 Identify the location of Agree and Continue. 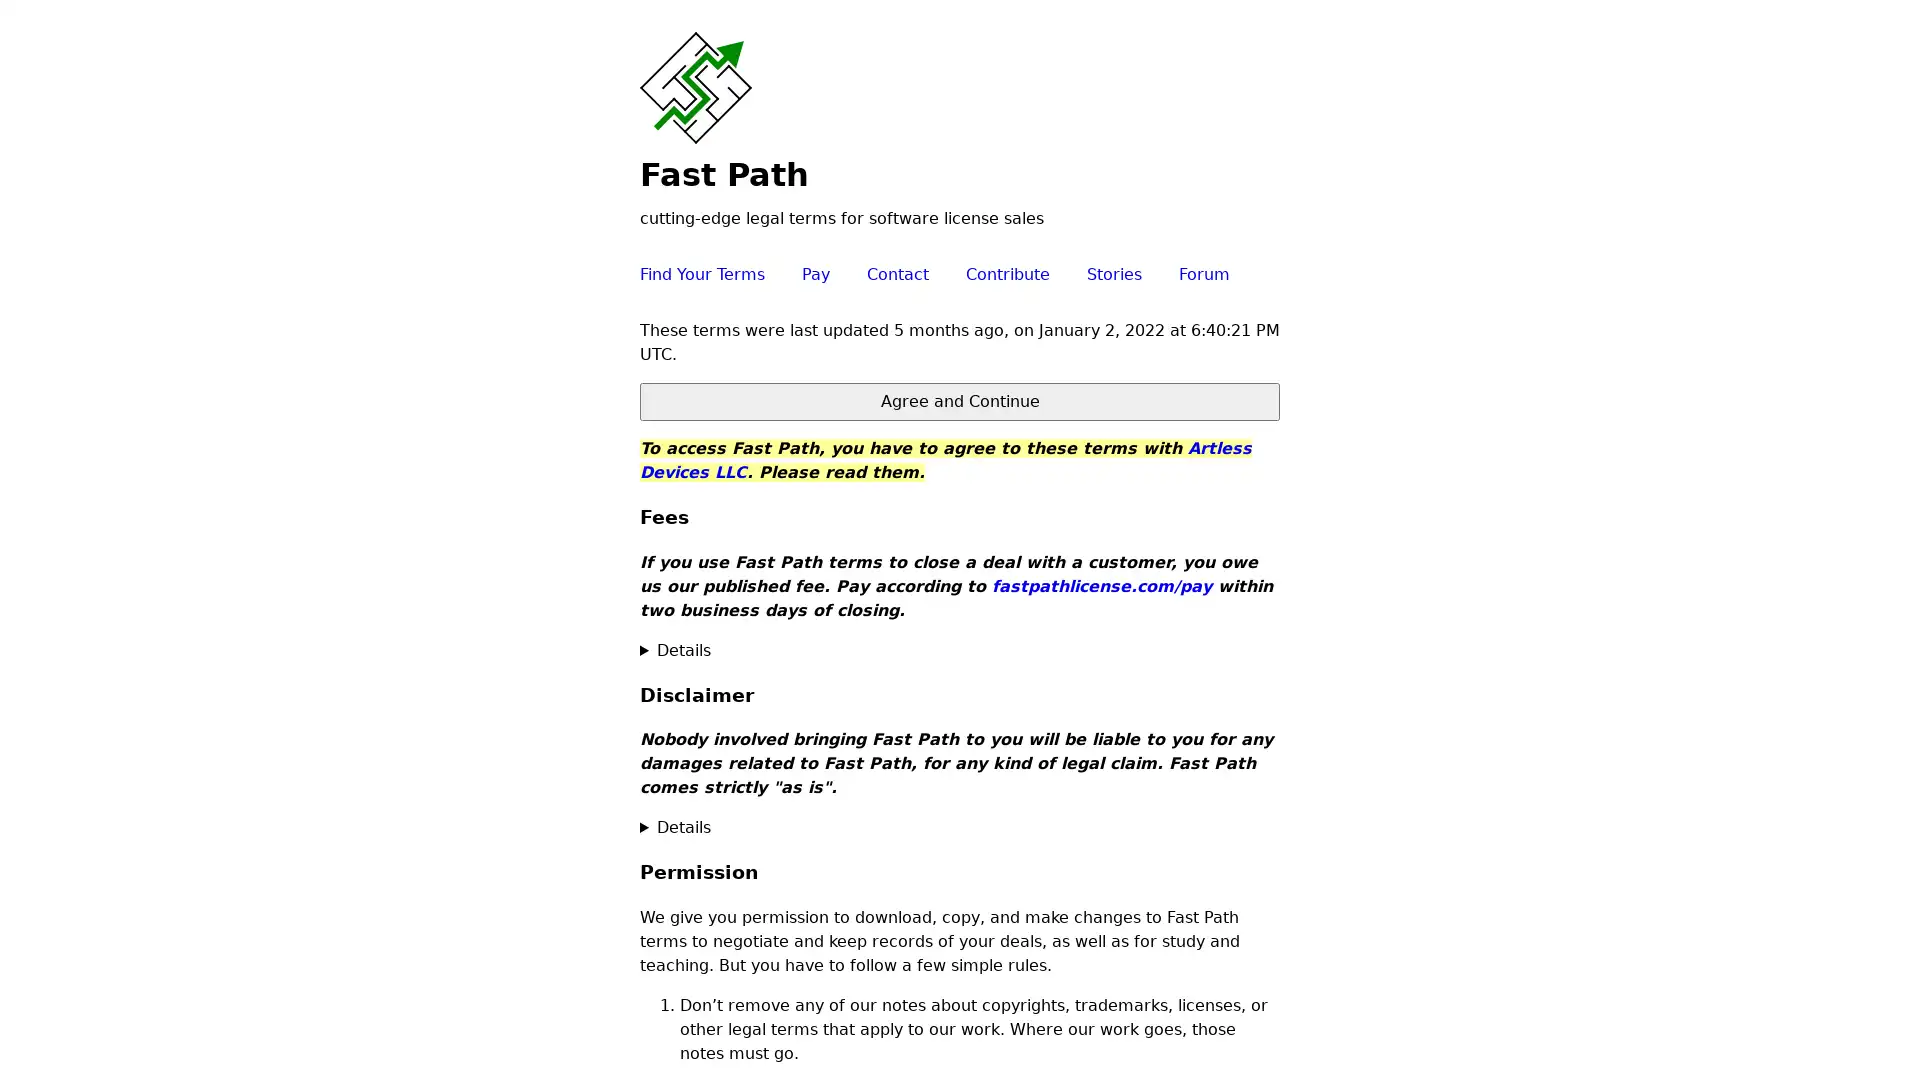
(960, 401).